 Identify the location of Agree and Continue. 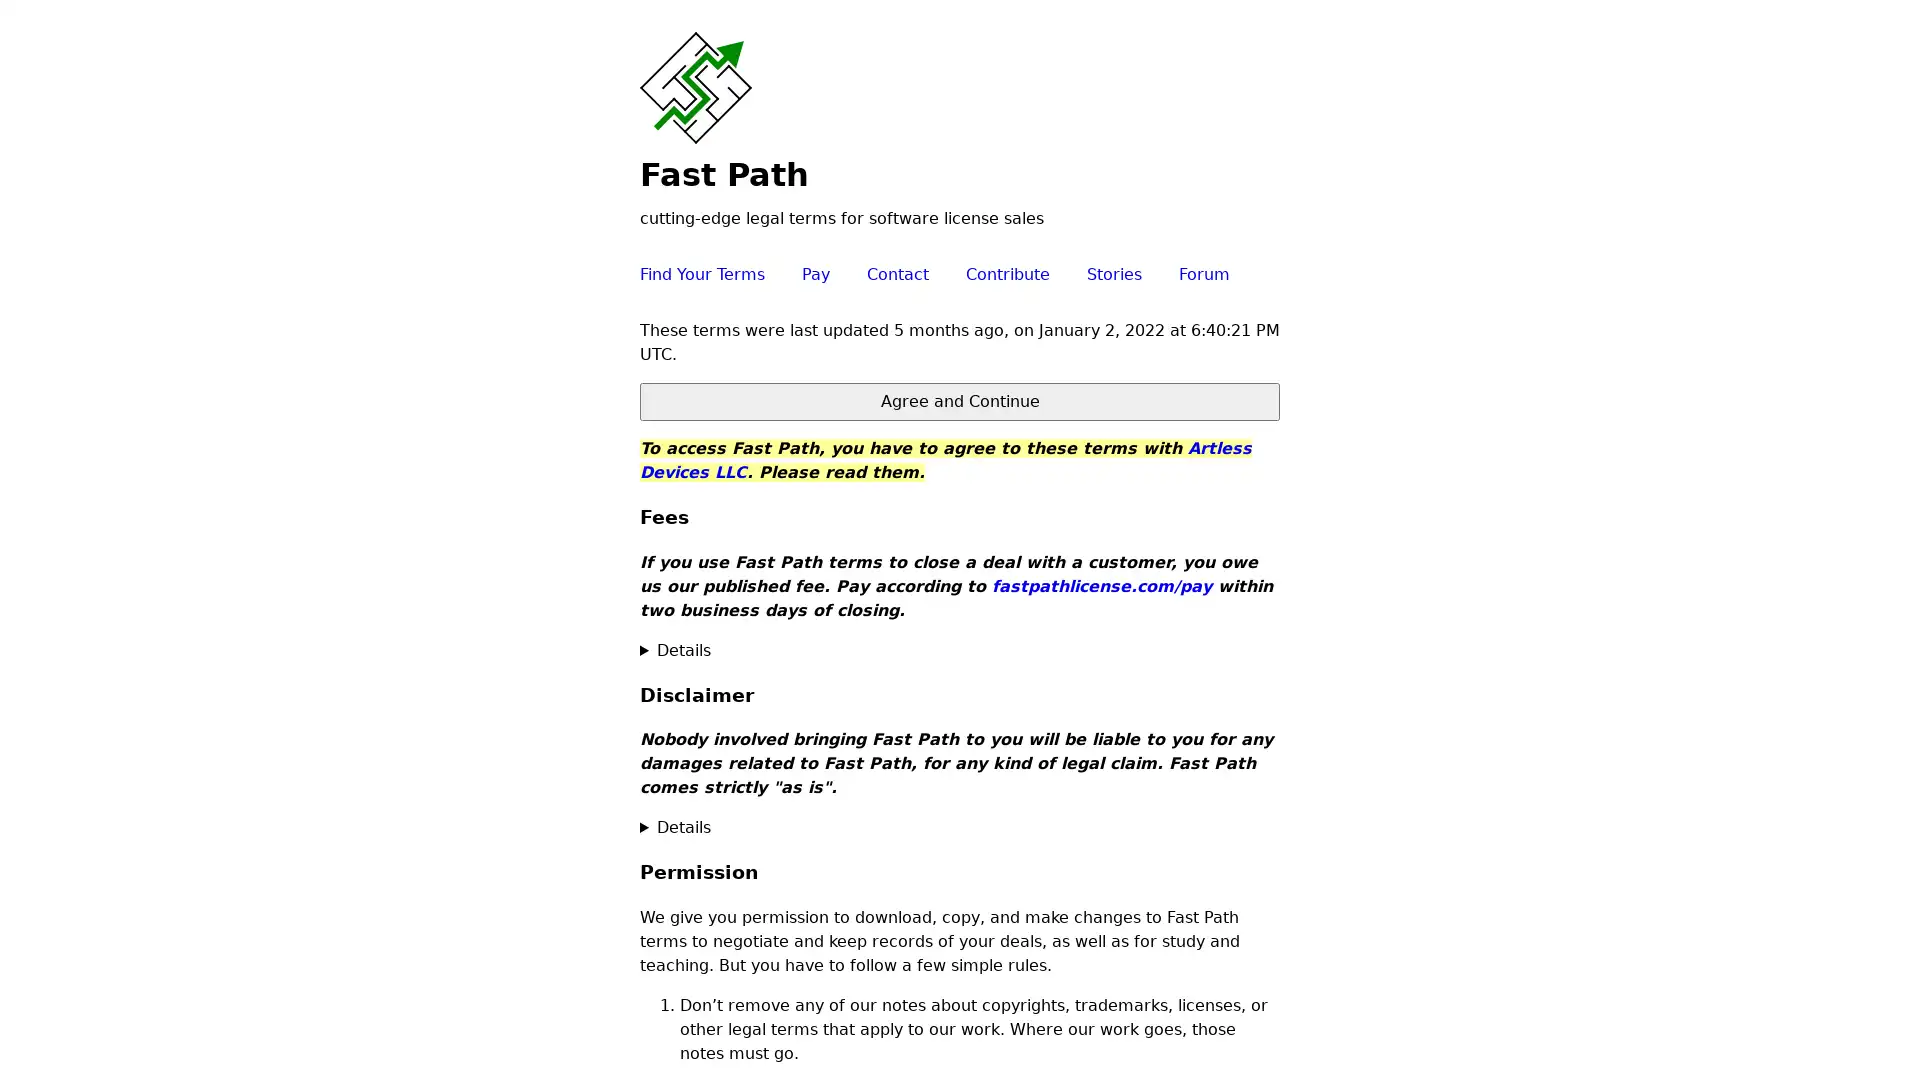
(960, 401).